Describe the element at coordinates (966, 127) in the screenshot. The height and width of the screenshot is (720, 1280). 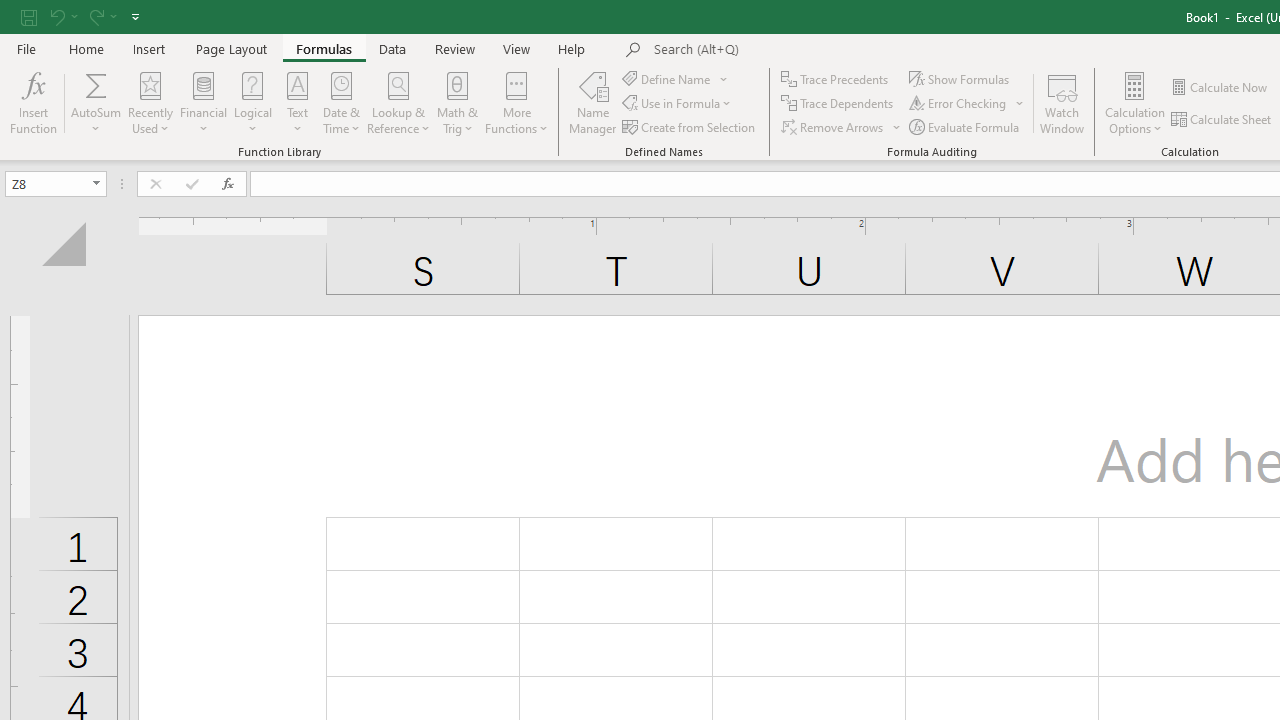
I see `'Evaluate Formula'` at that location.